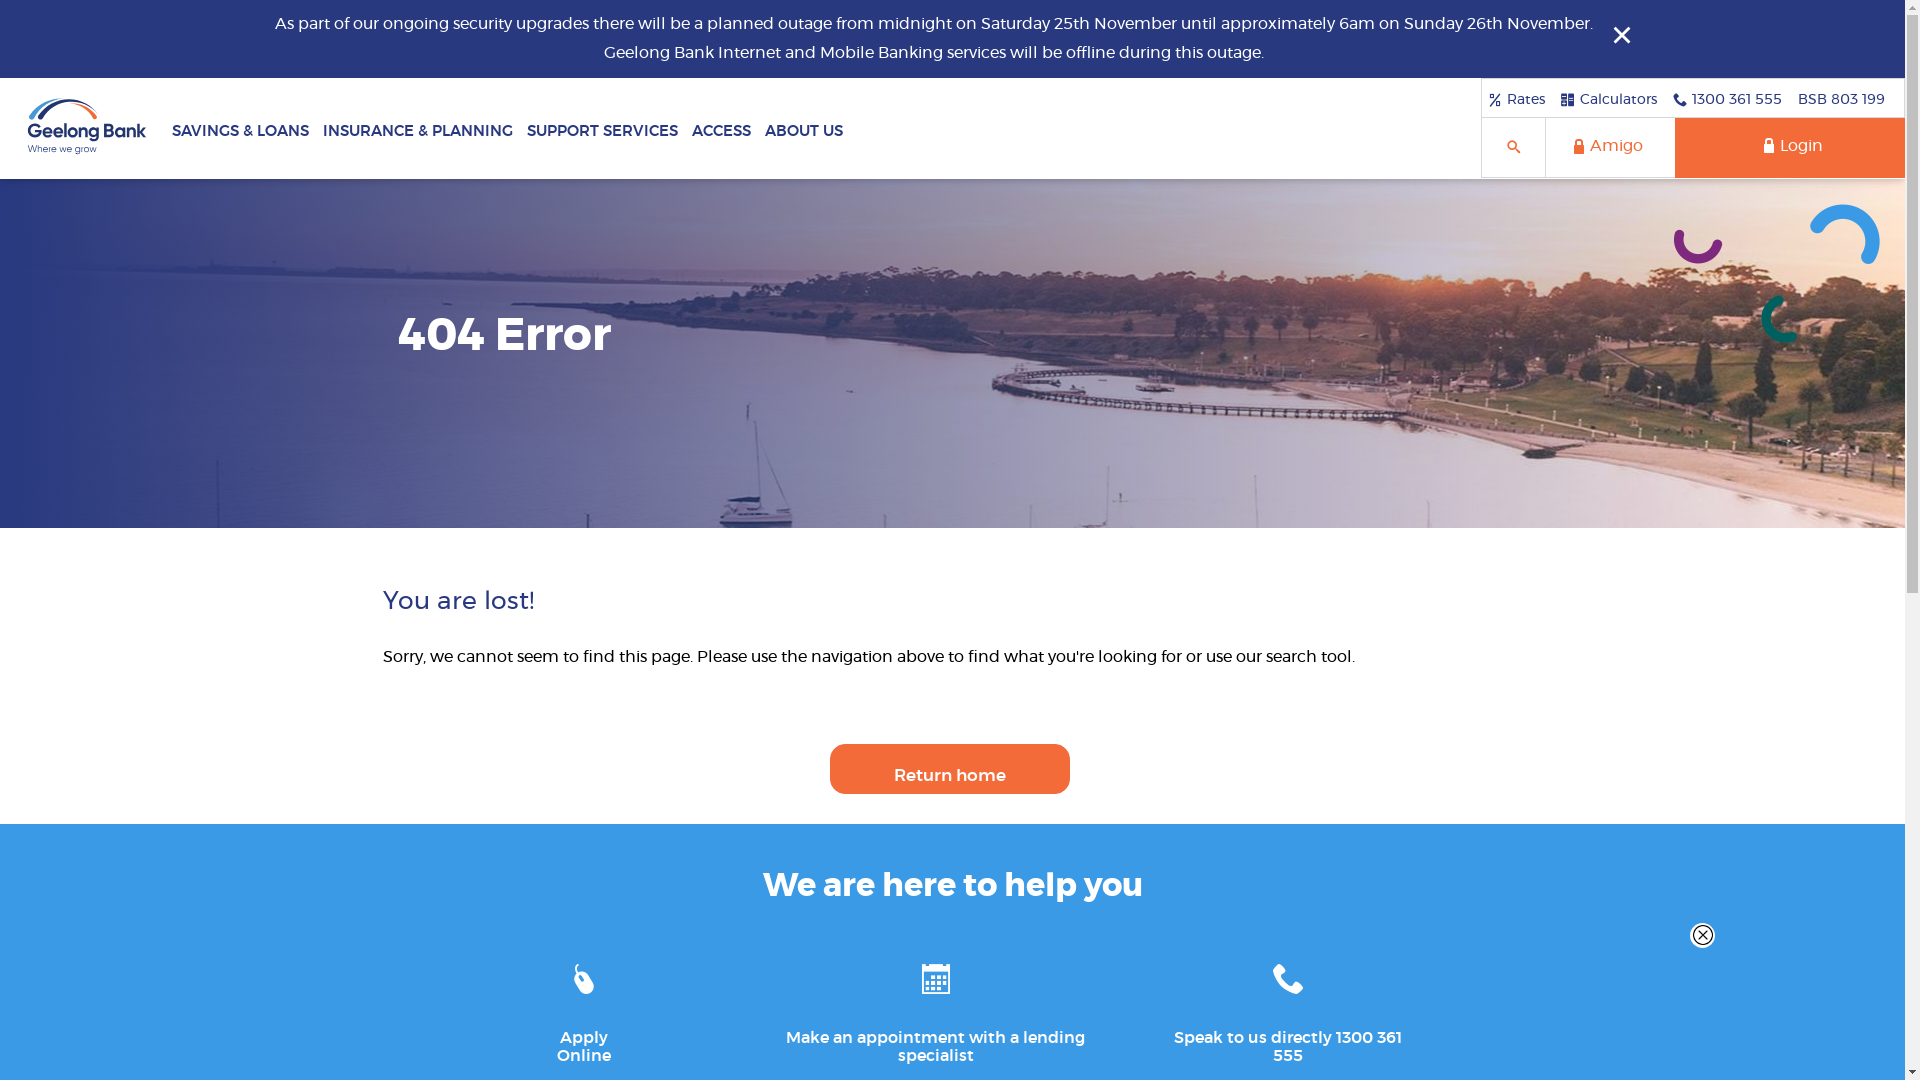 Image resolution: width=1920 pixels, height=1080 pixels. Describe the element at coordinates (1516, 99) in the screenshot. I see `'Rates'` at that location.